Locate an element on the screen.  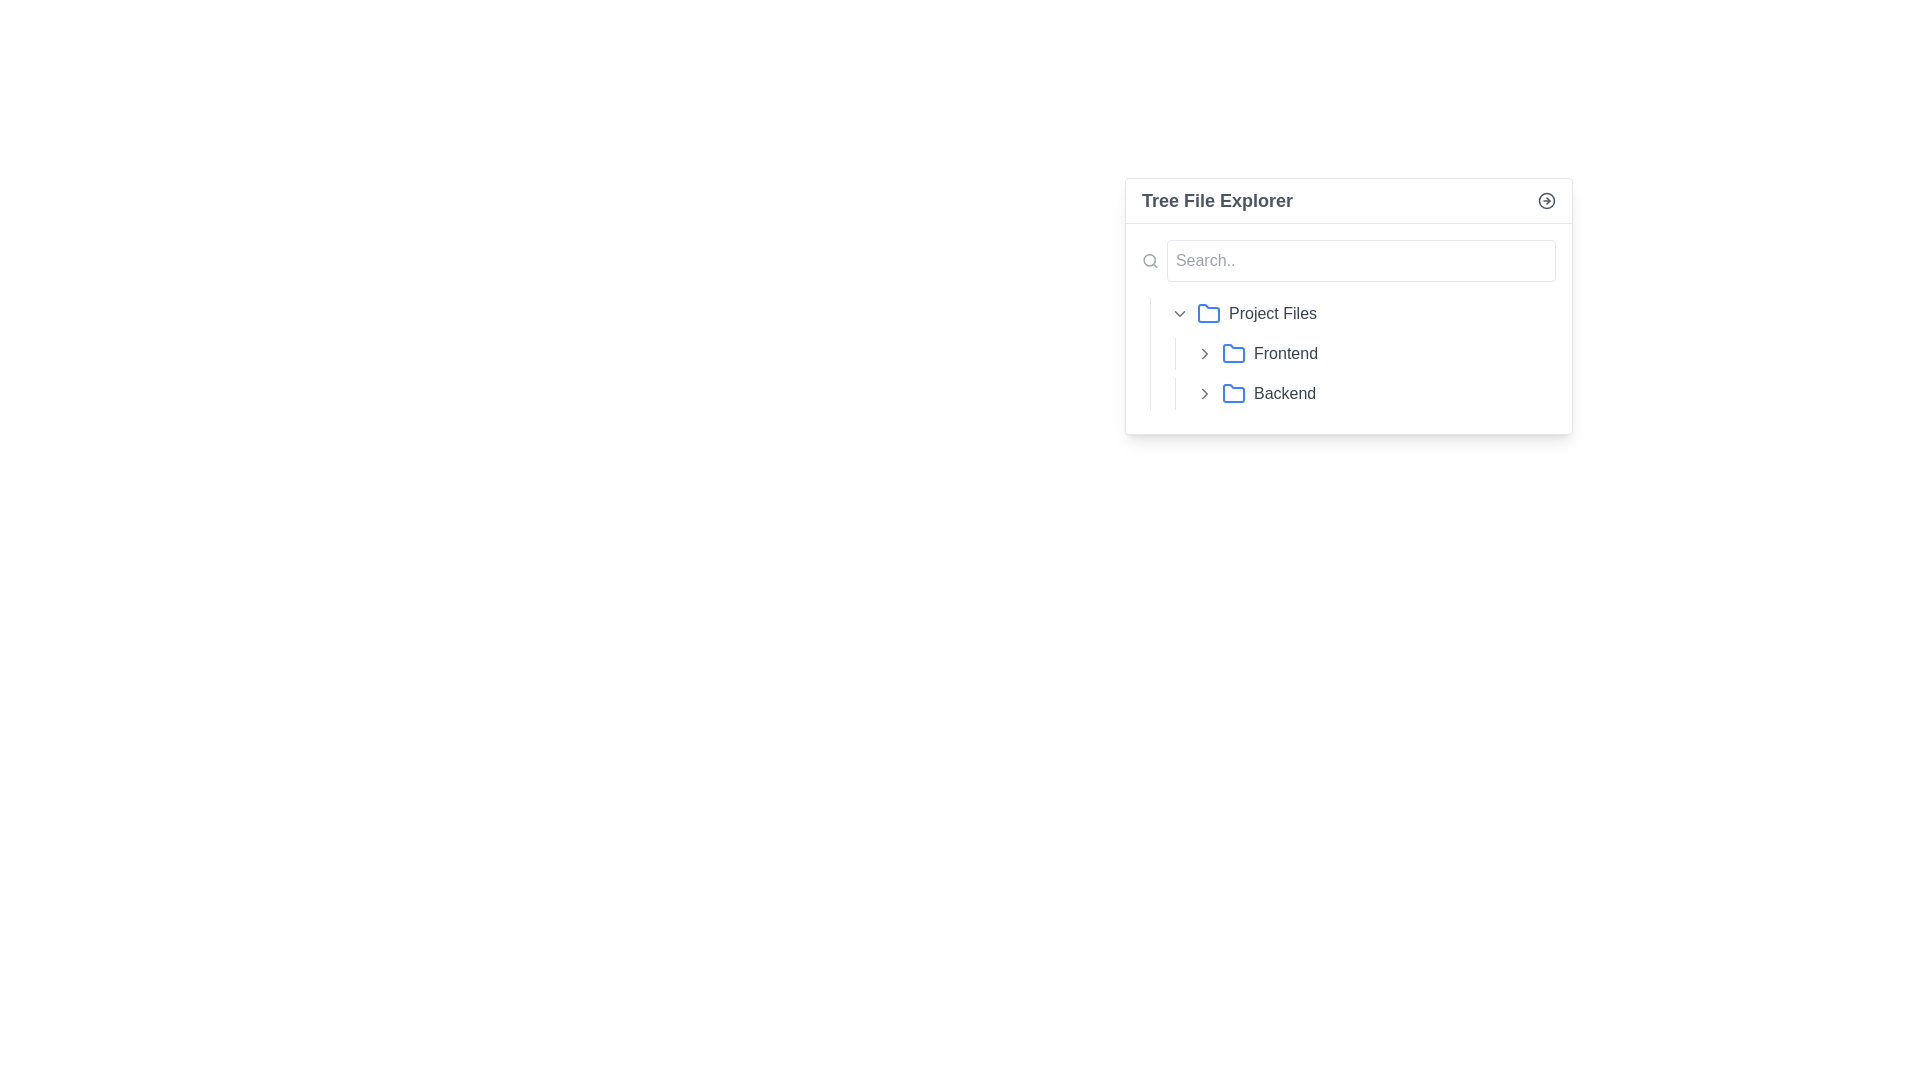
the folder icon labeled 'Backend' which has a blue outline and is part of the 'Tree File Explorer' interface is located at coordinates (1232, 393).